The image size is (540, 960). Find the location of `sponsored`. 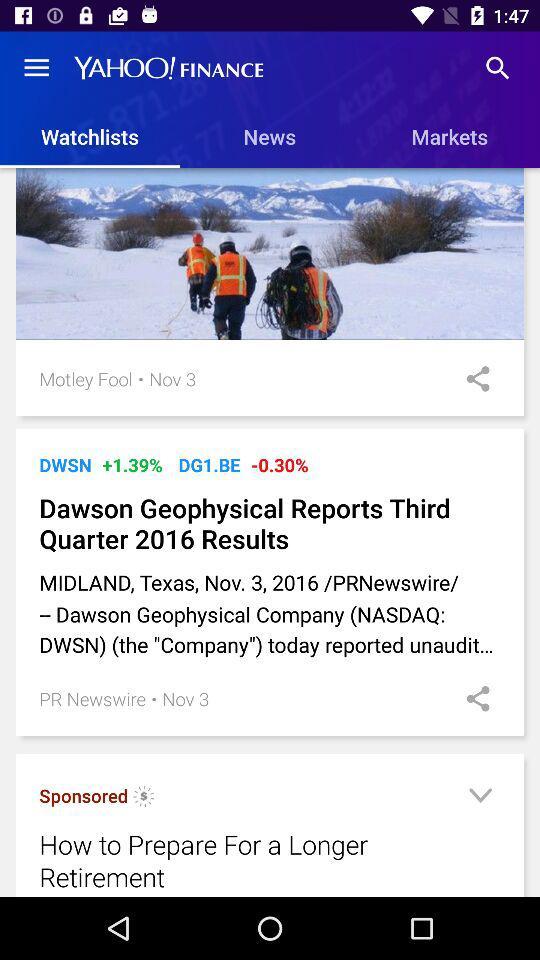

sponsored is located at coordinates (82, 795).